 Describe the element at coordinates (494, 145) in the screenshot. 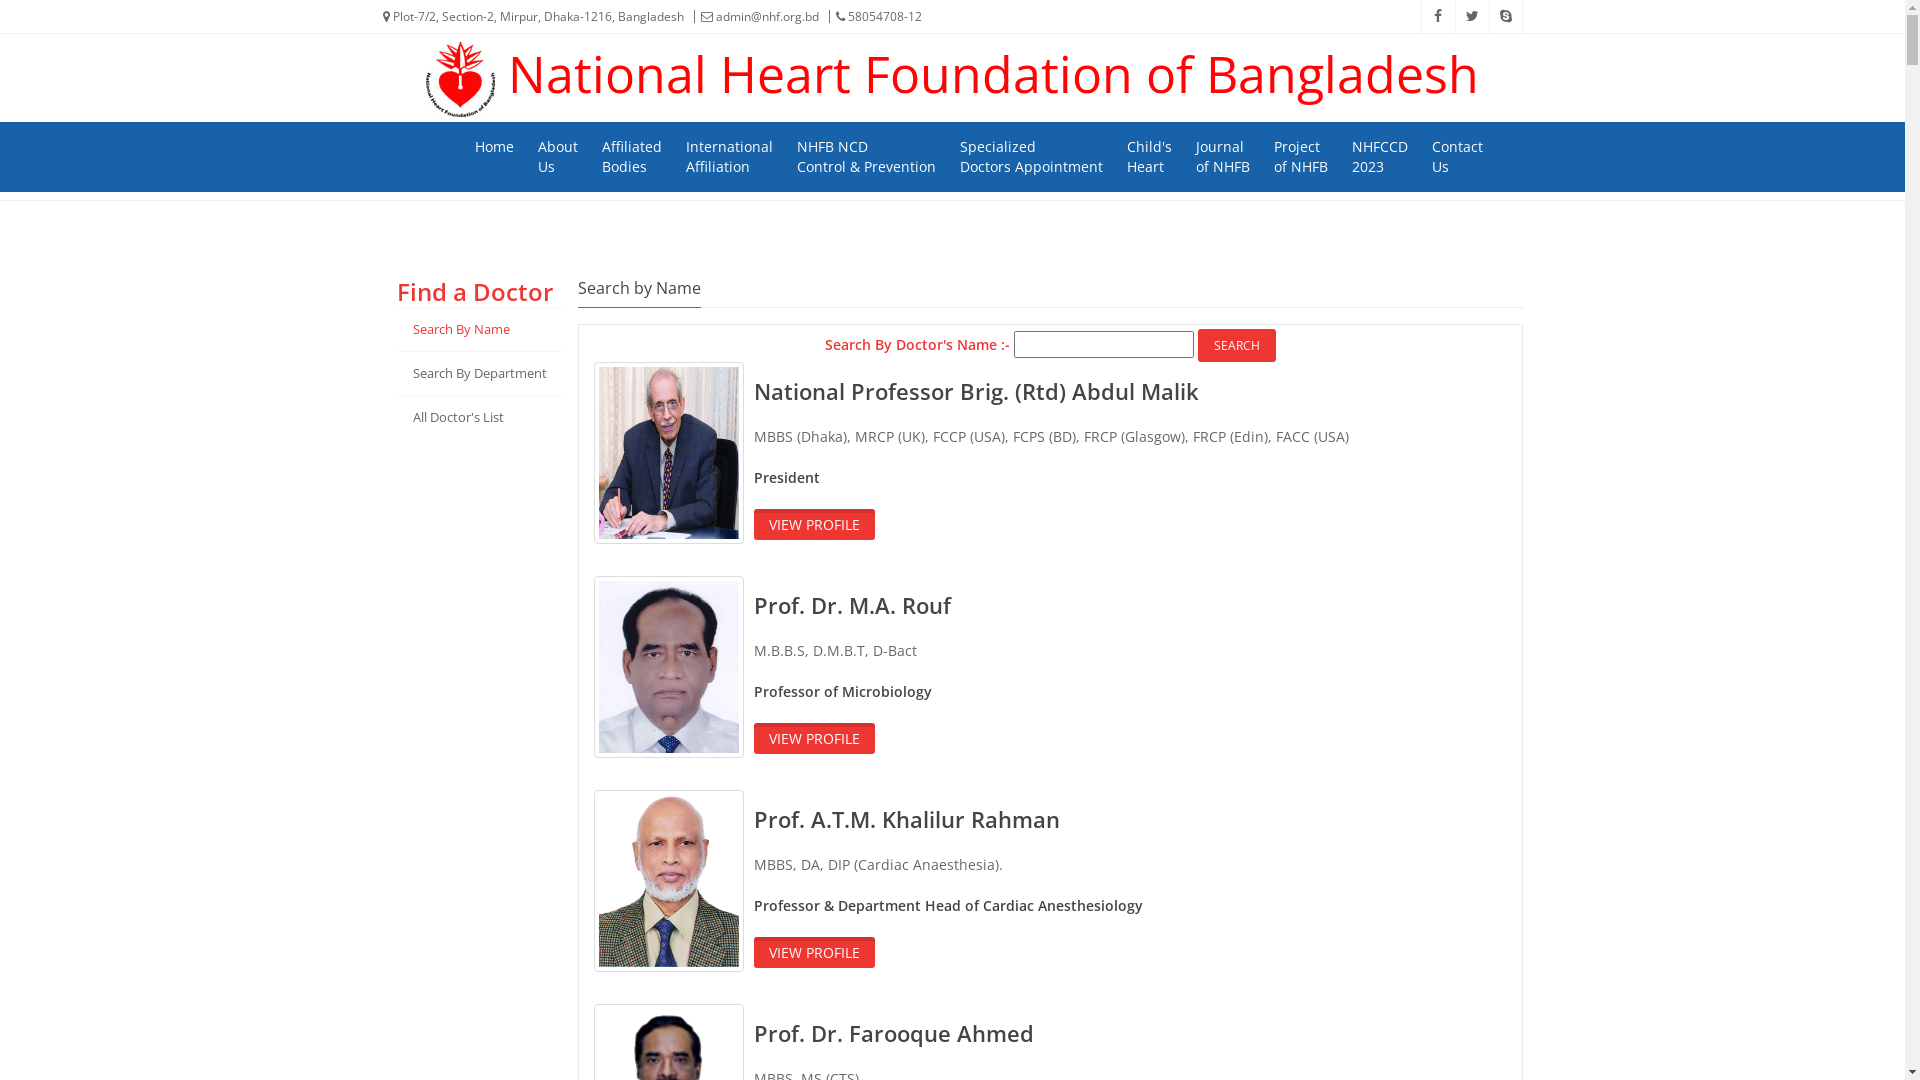

I see `'Home'` at that location.